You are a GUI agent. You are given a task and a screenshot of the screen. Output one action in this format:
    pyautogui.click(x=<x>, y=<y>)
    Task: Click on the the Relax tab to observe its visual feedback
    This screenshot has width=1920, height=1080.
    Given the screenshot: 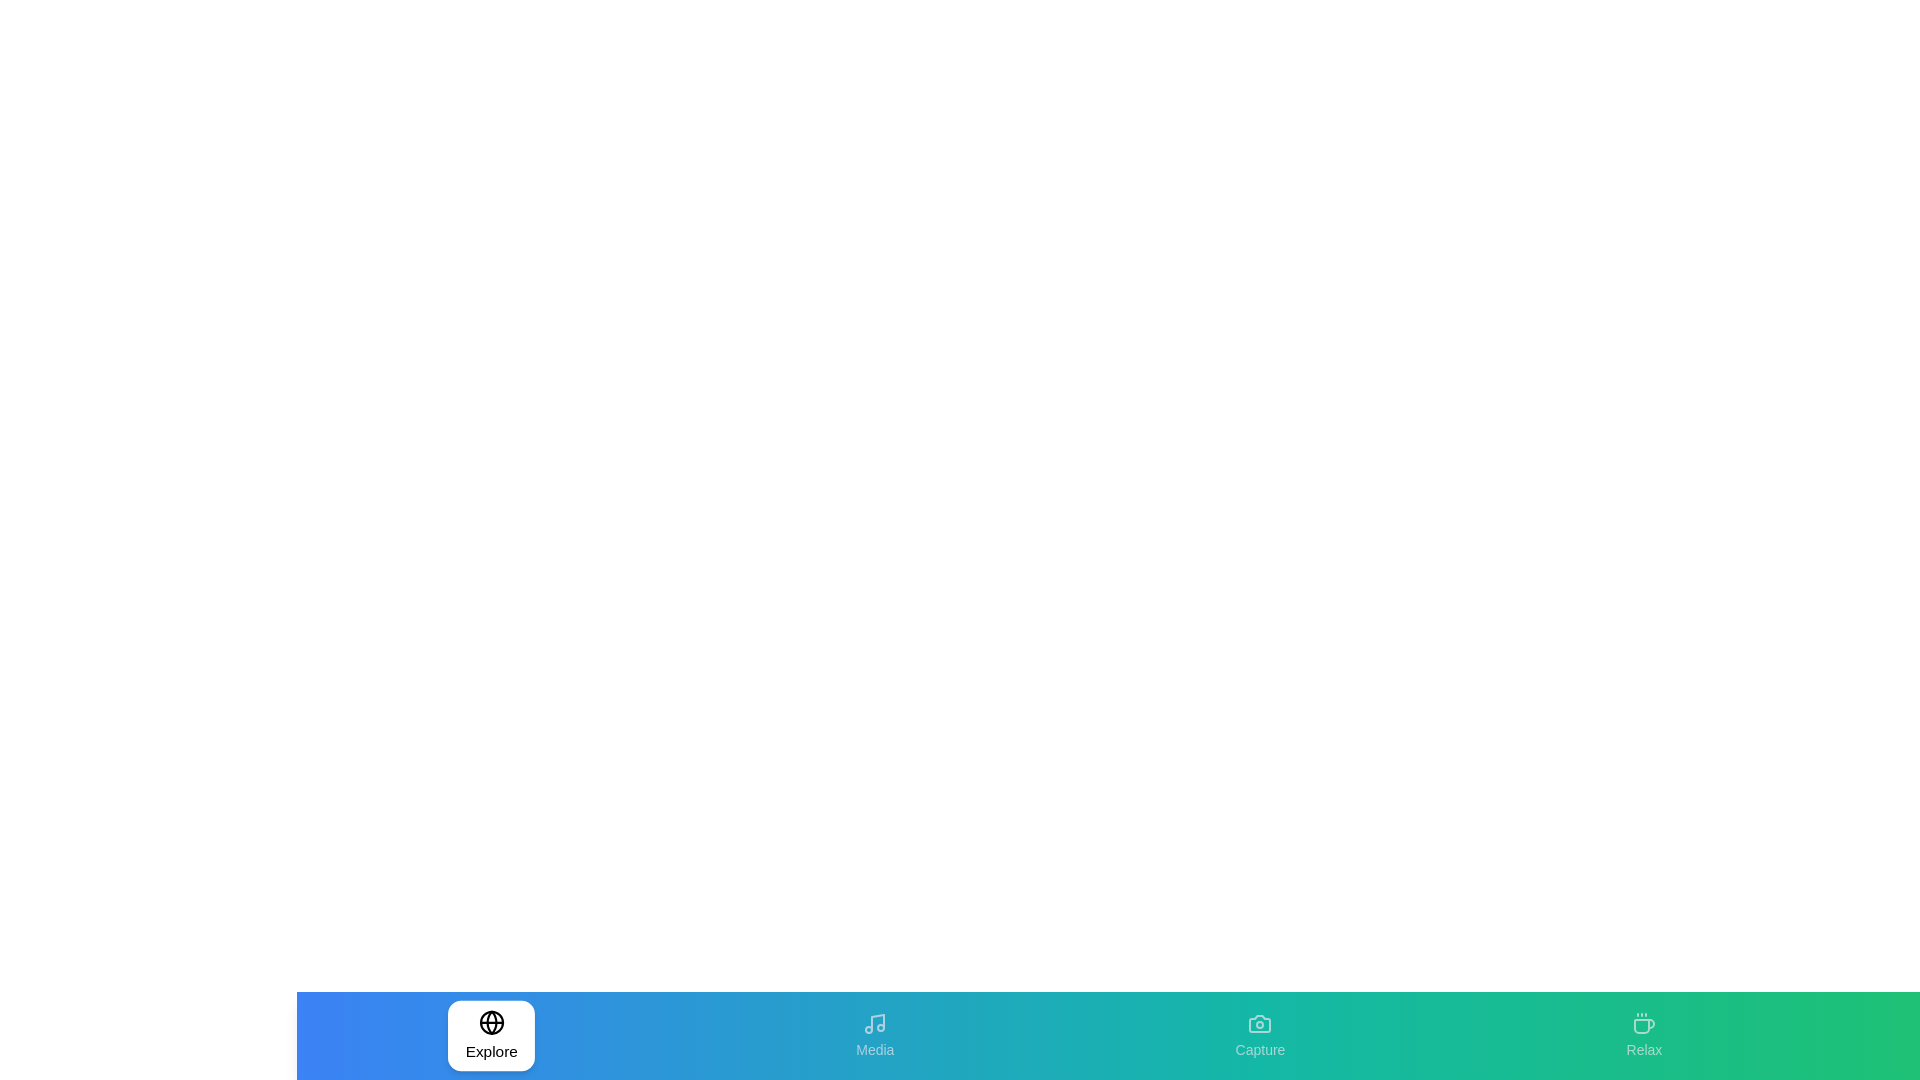 What is the action you would take?
    pyautogui.click(x=1643, y=1035)
    